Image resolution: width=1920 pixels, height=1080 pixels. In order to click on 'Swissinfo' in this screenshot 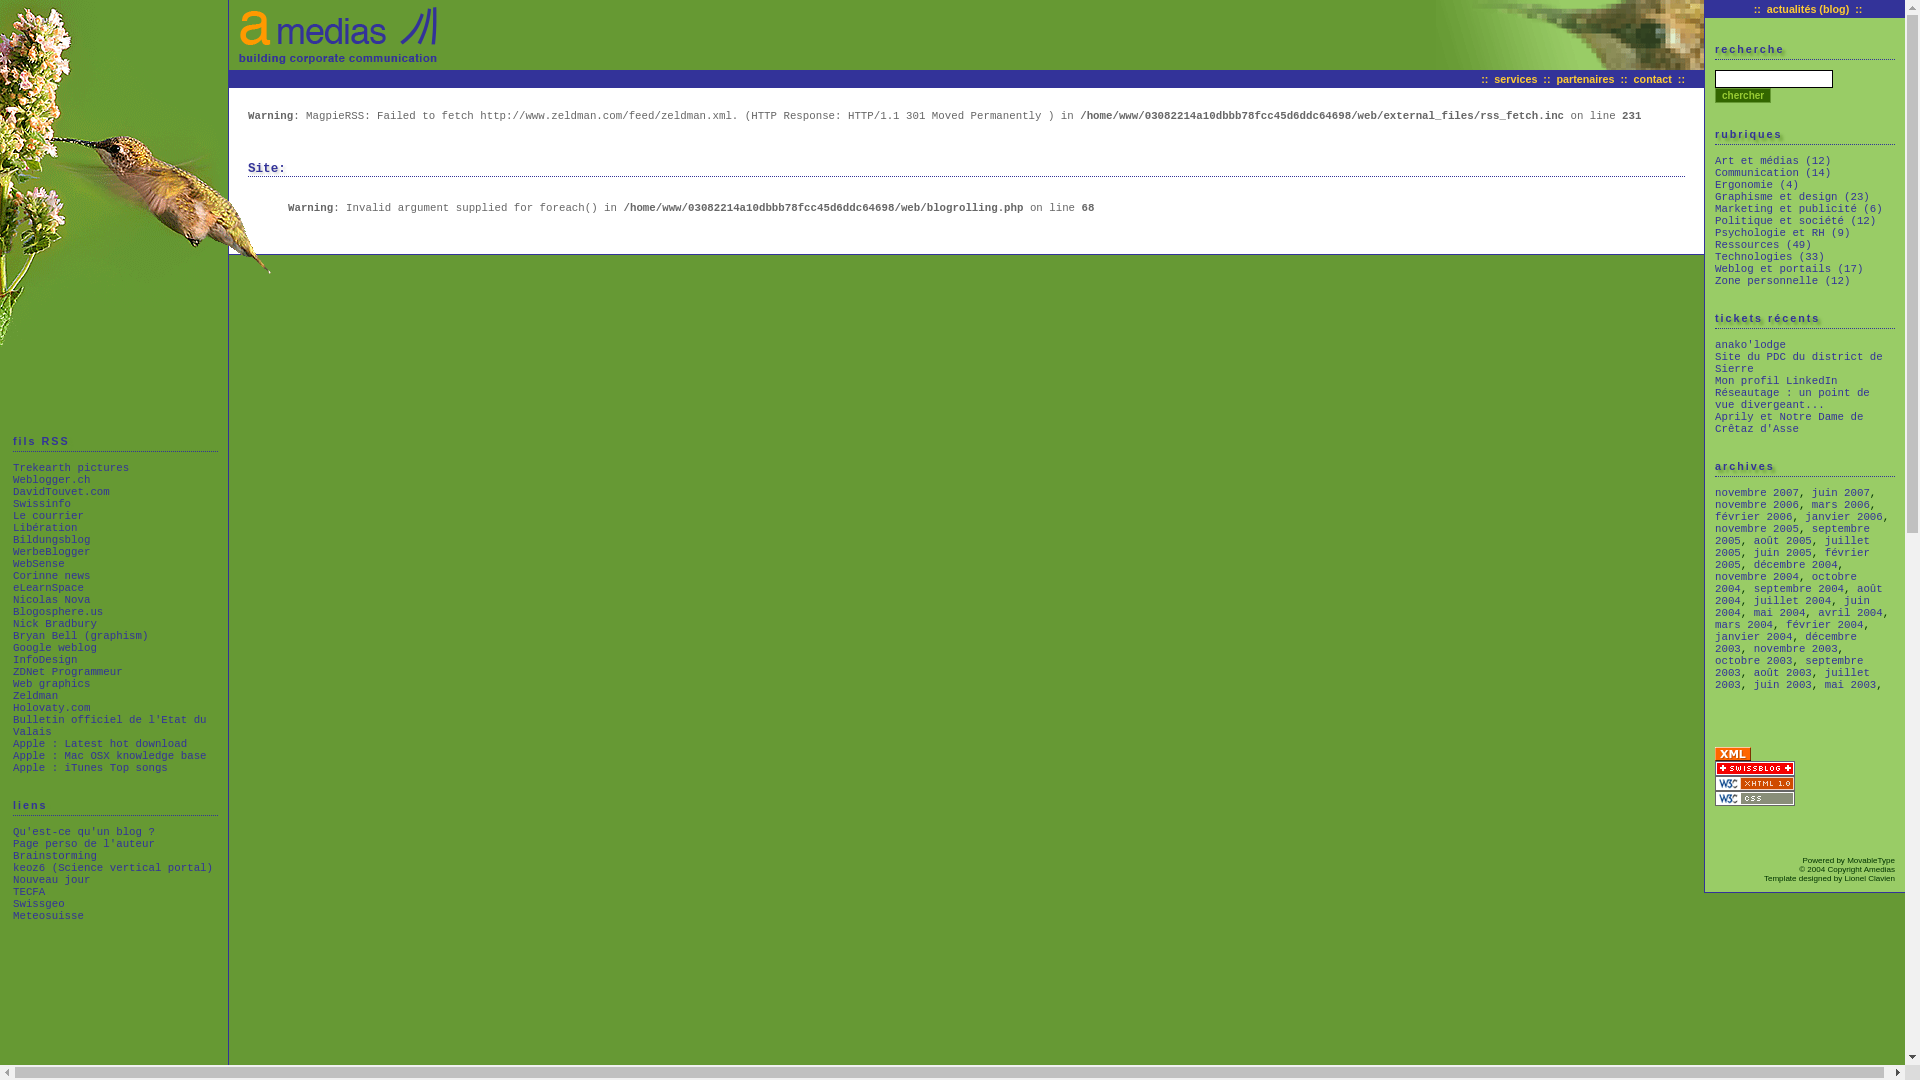, I will do `click(42, 503)`.